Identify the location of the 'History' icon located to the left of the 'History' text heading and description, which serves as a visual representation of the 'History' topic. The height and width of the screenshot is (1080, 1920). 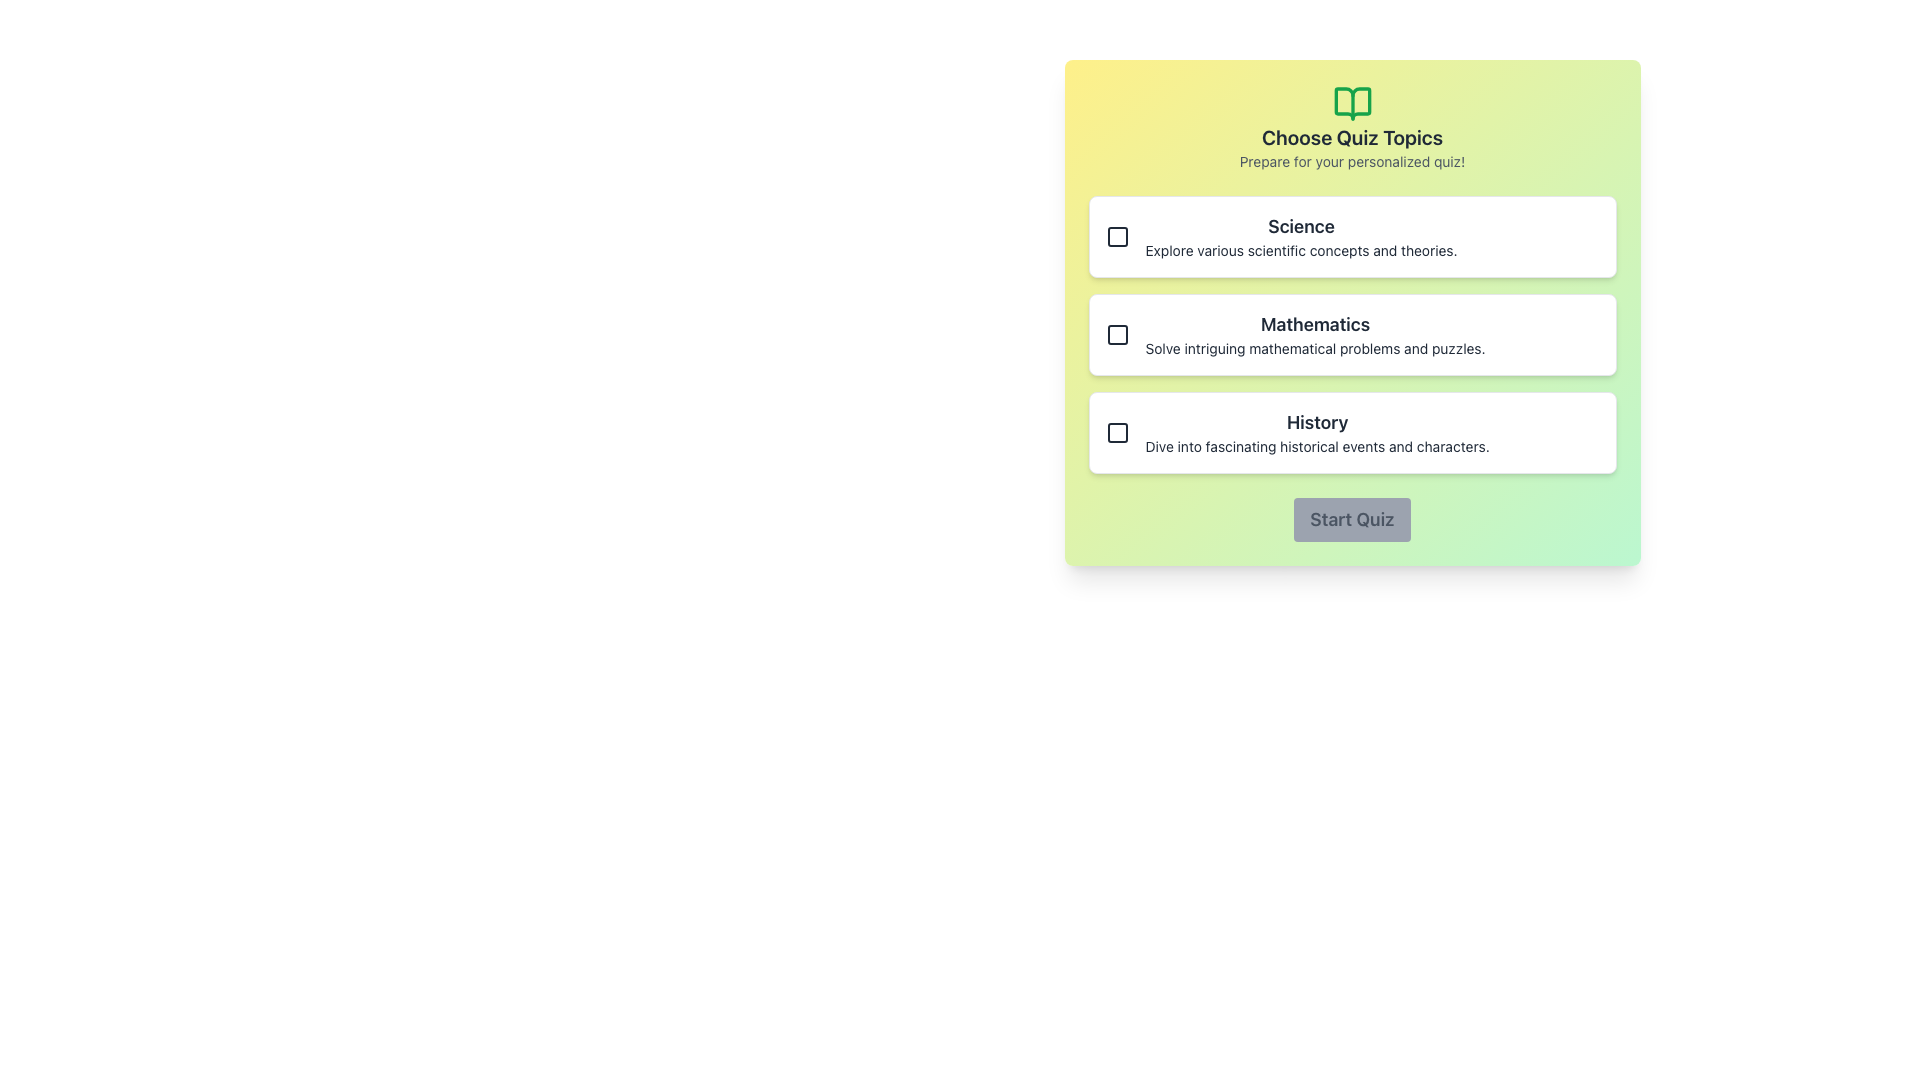
(1116, 431).